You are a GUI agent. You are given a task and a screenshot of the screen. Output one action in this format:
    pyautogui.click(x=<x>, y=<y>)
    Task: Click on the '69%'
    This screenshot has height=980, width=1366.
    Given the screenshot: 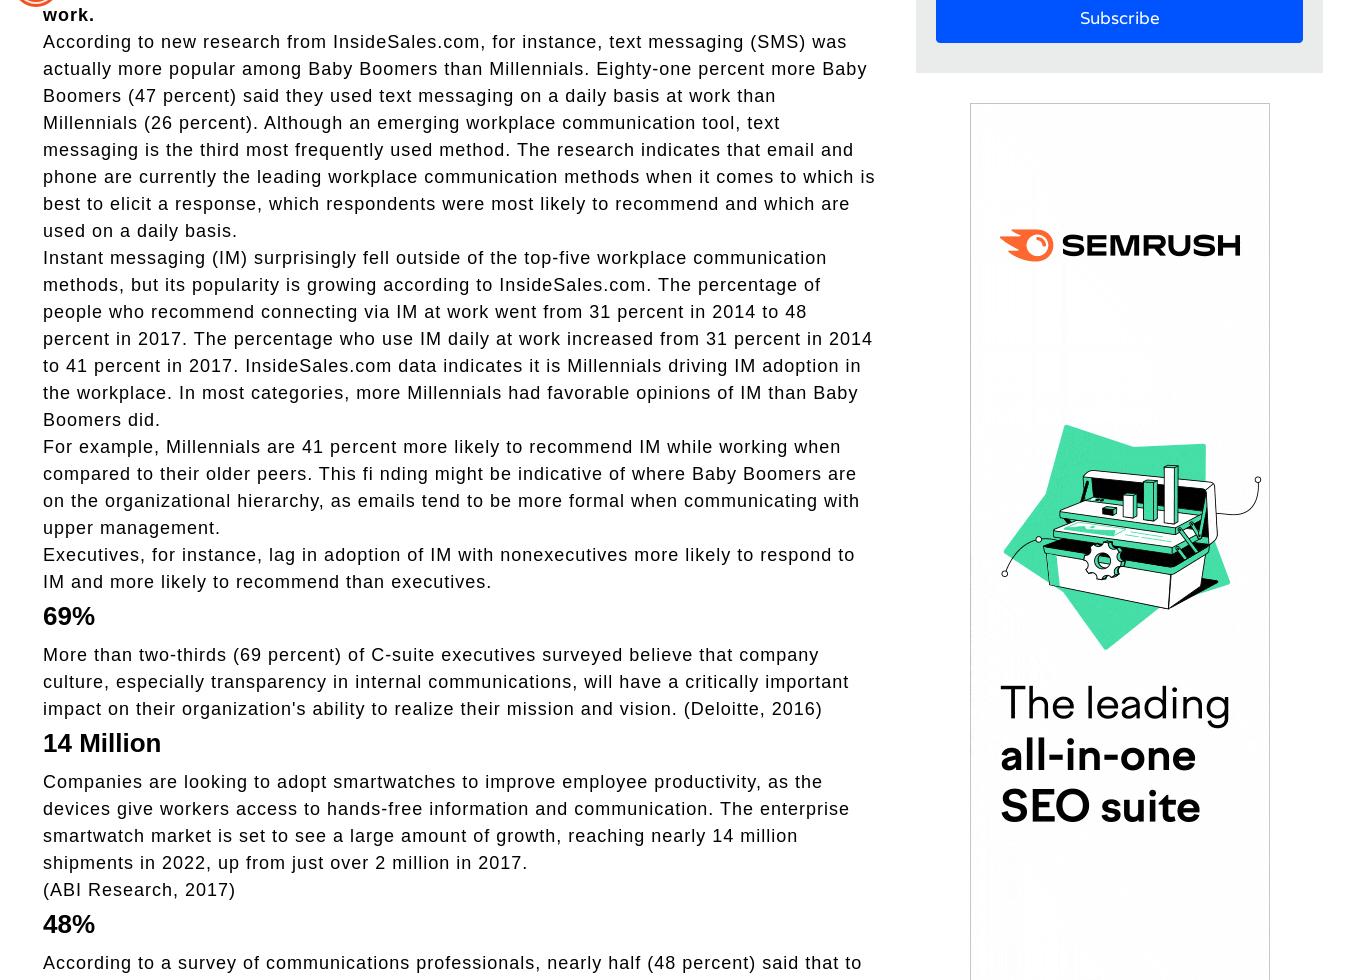 What is the action you would take?
    pyautogui.click(x=68, y=615)
    